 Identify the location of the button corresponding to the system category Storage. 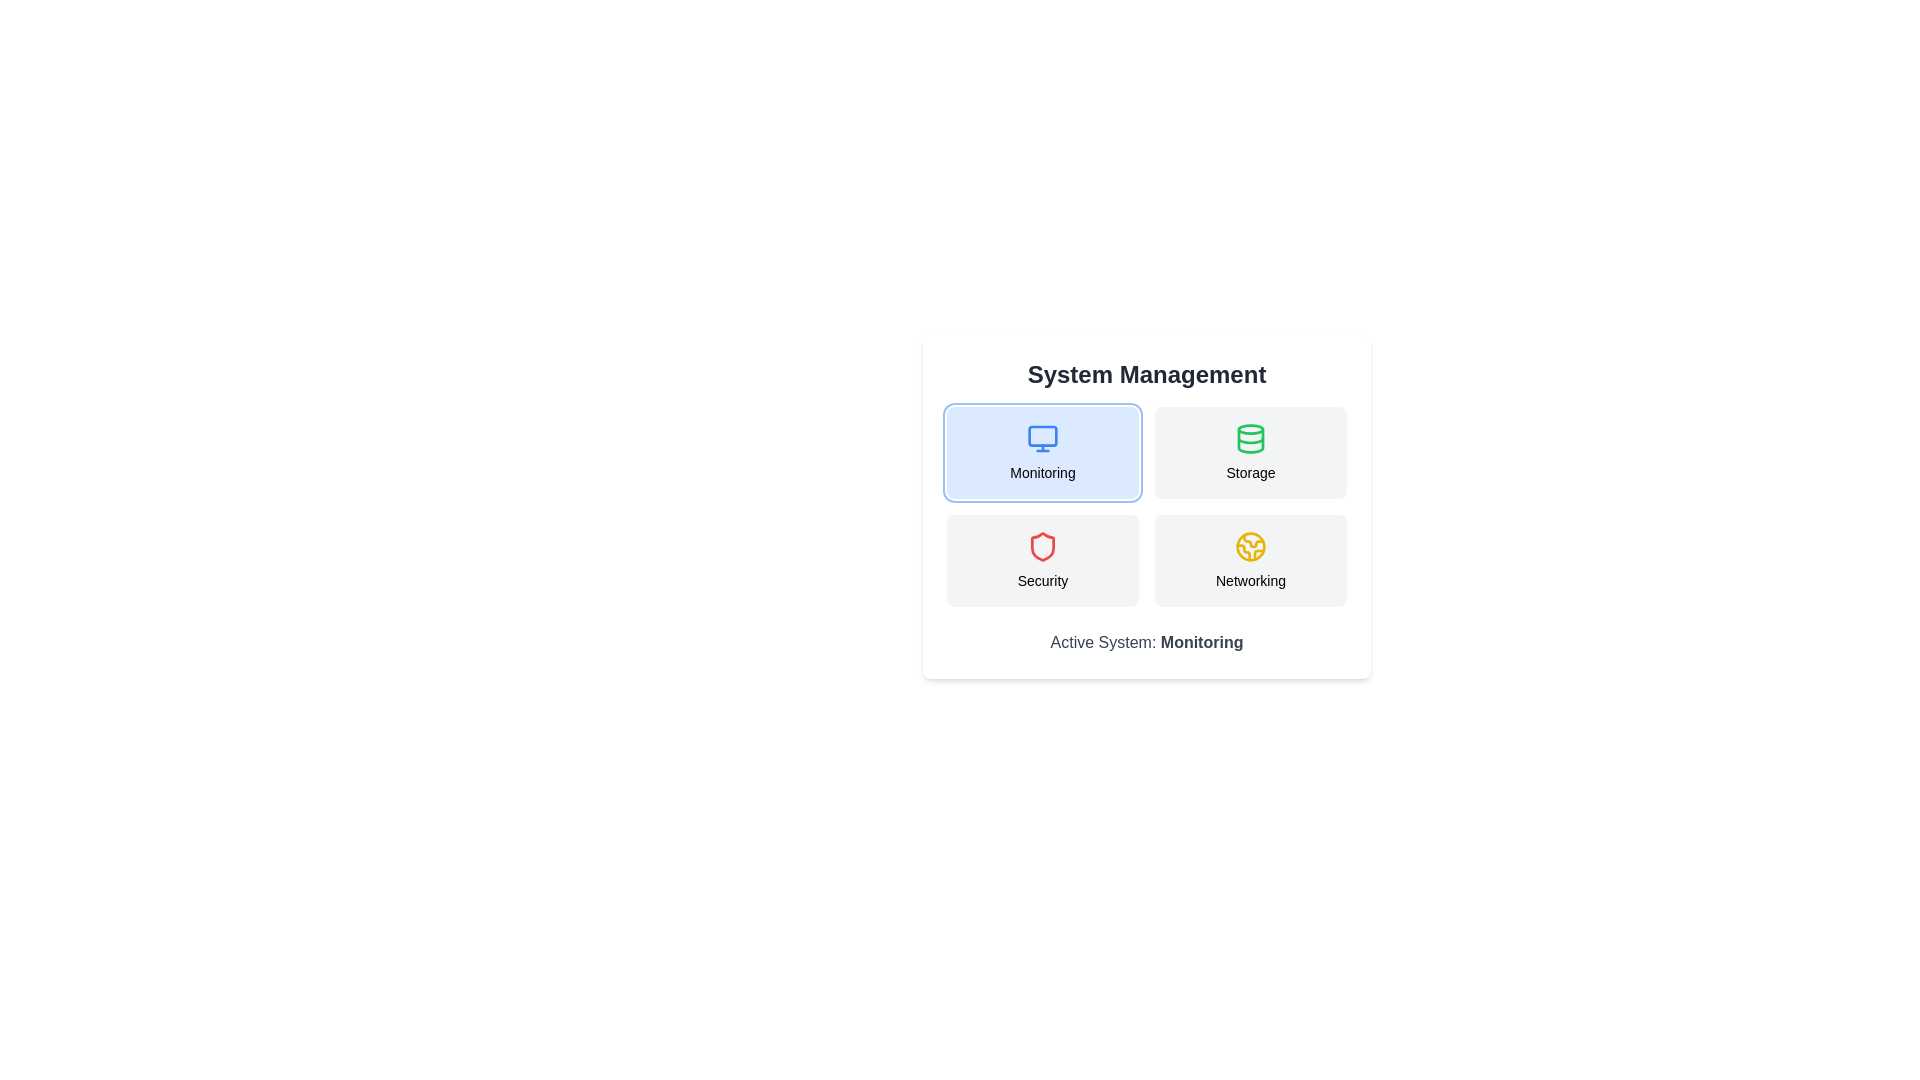
(1250, 452).